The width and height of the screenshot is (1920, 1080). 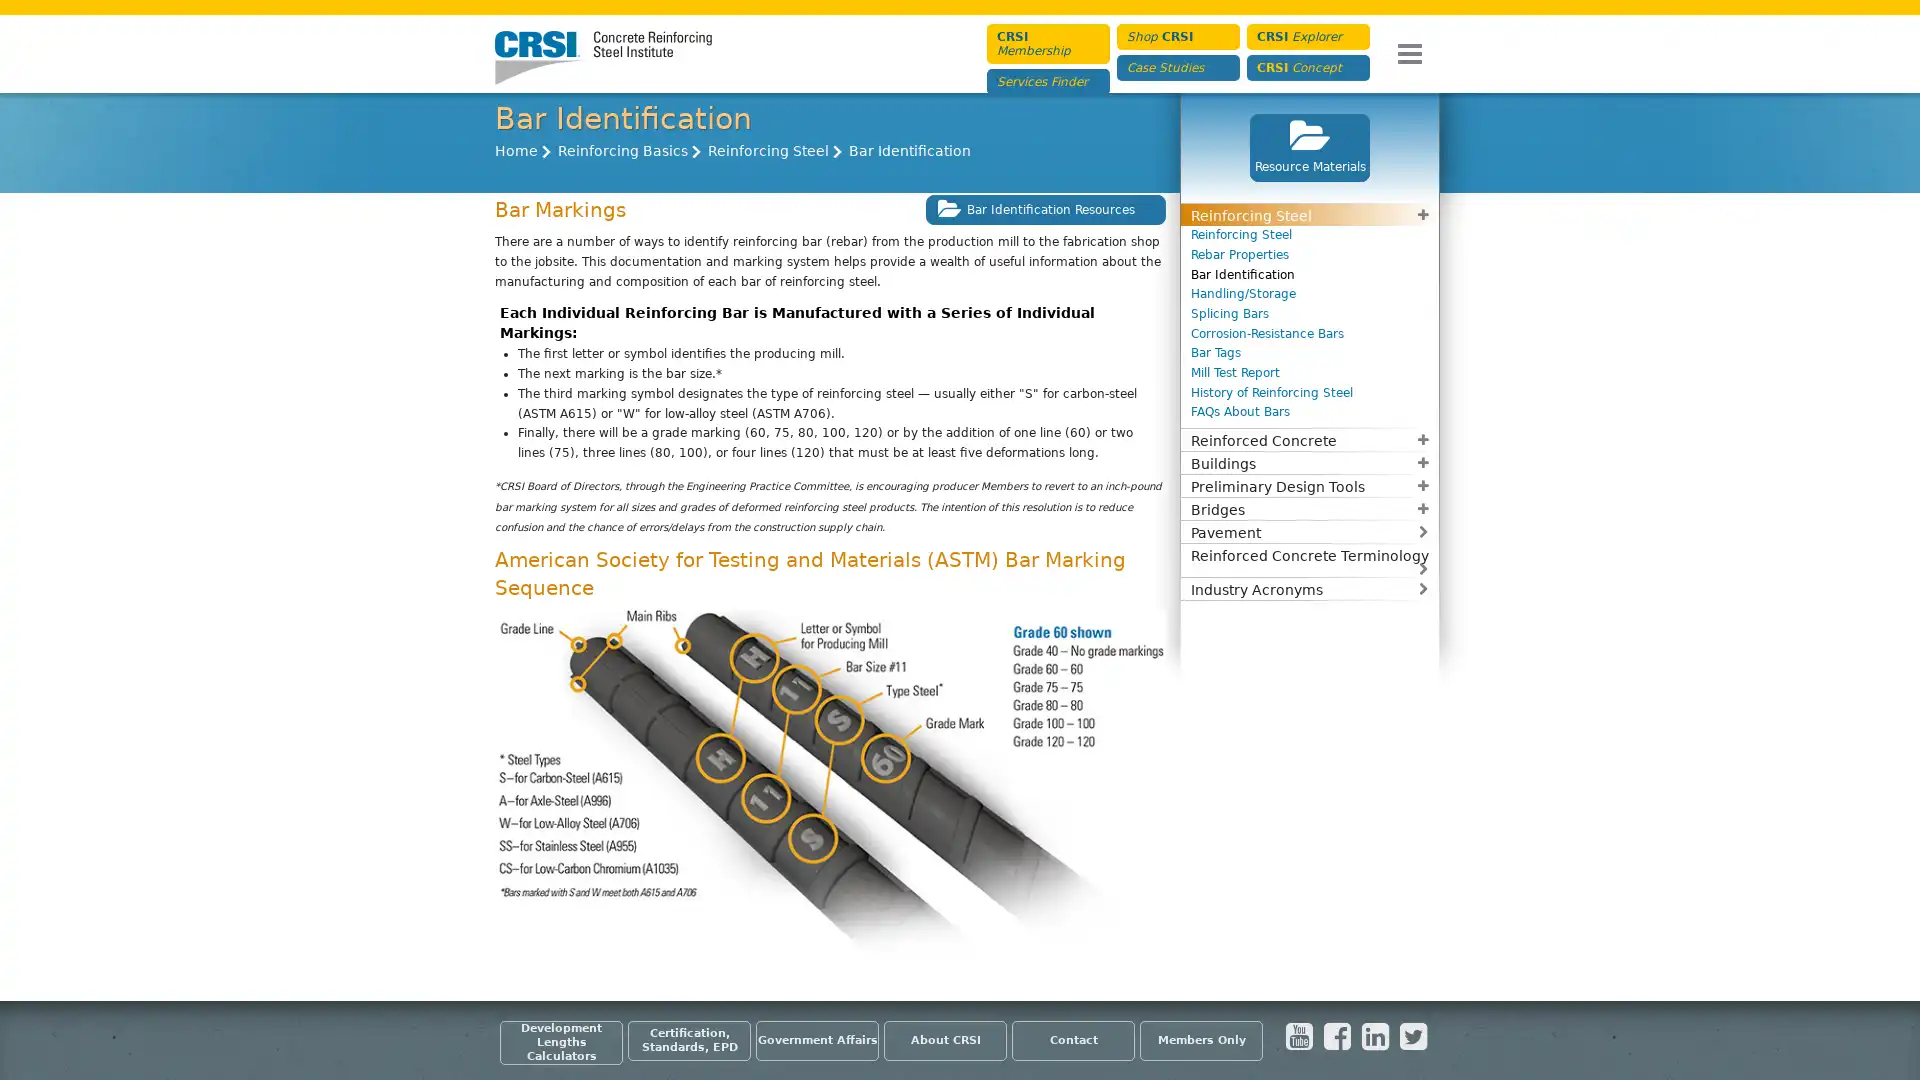 What do you see at coordinates (689, 1039) in the screenshot?
I see `Certification, Standards, EPD` at bounding box center [689, 1039].